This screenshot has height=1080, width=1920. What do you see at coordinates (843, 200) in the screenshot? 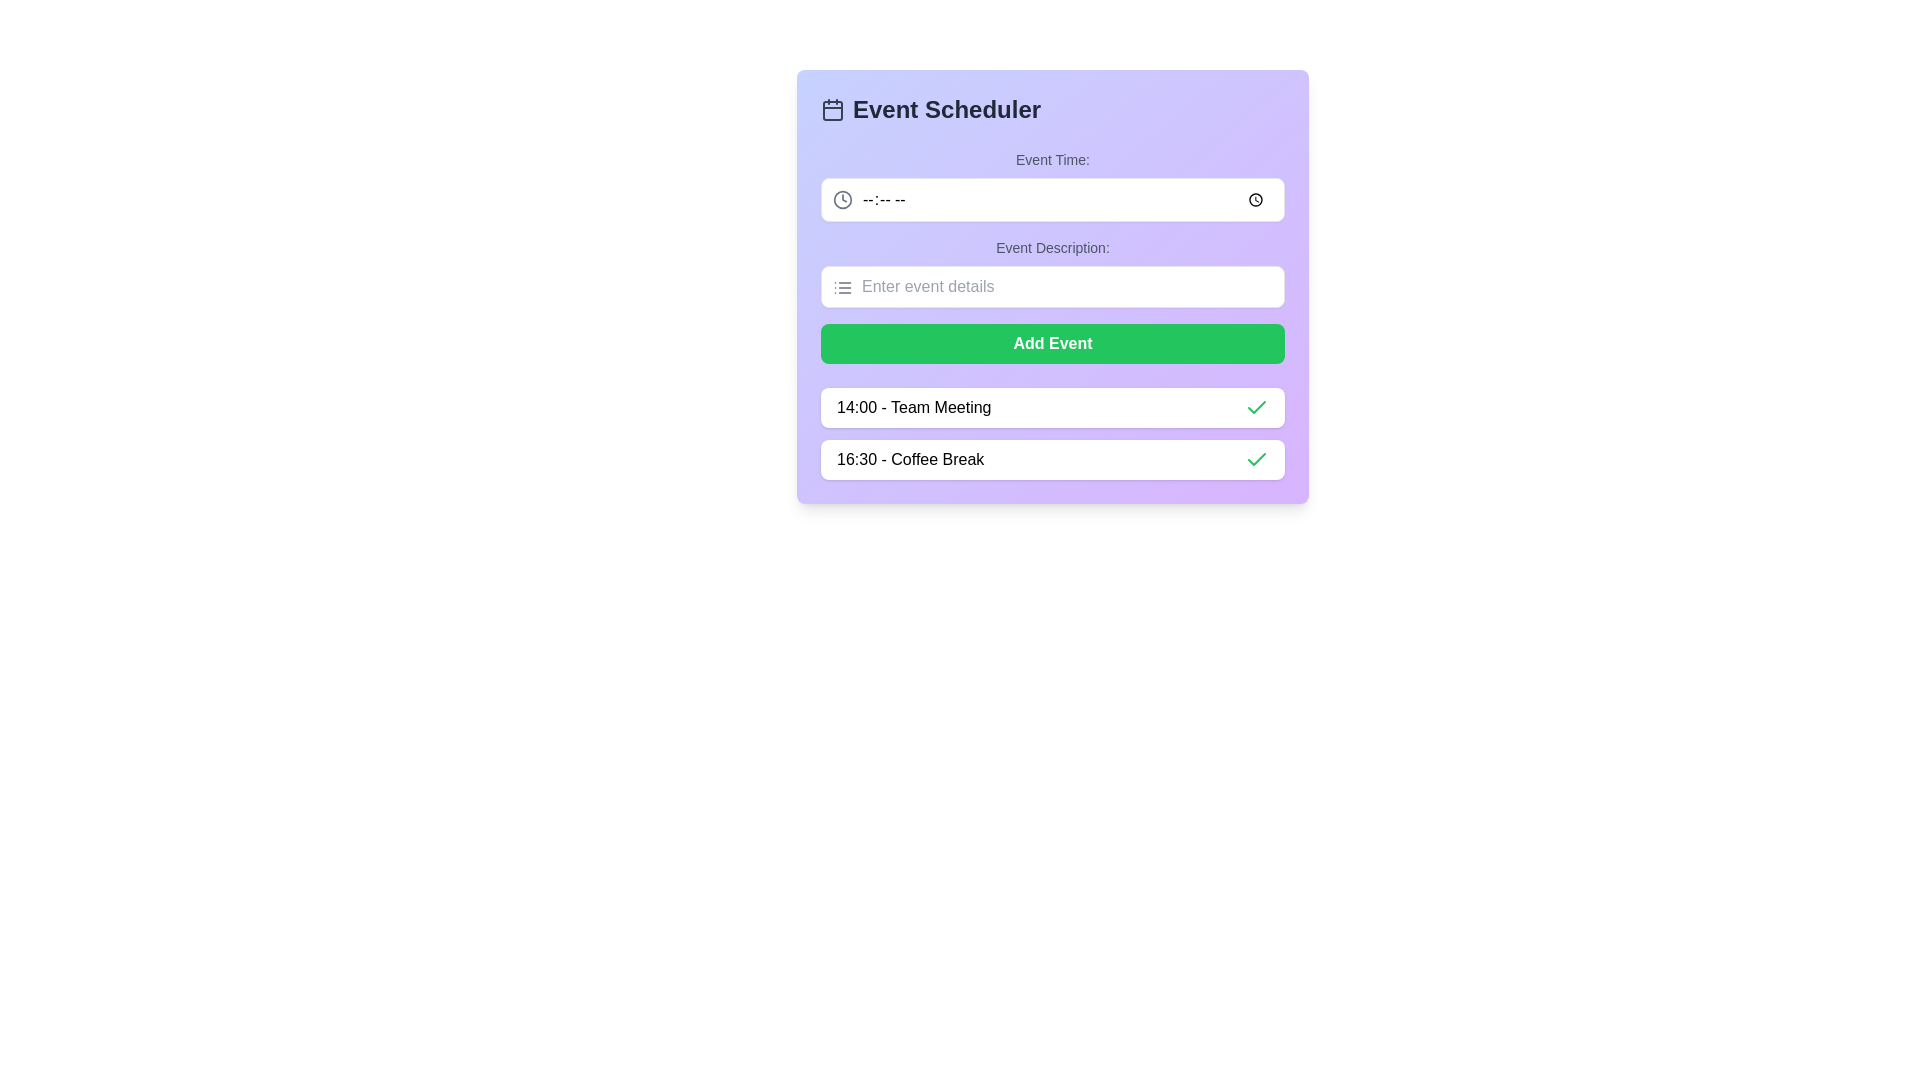
I see `the icon serving as a visual cue for the event time entry field located at the top-left corner near the label 'Event Time'` at bounding box center [843, 200].